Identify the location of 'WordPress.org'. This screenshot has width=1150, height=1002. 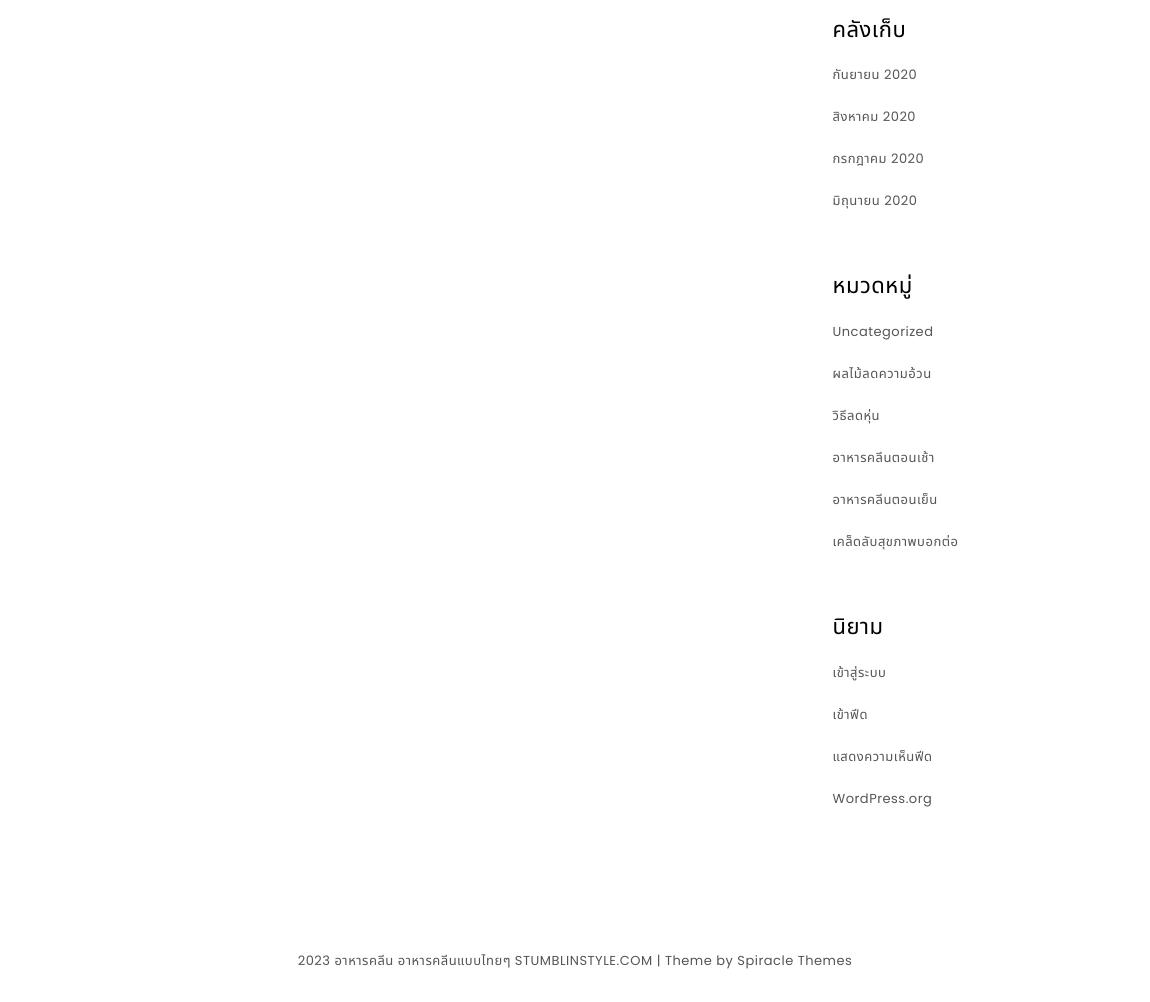
(831, 796).